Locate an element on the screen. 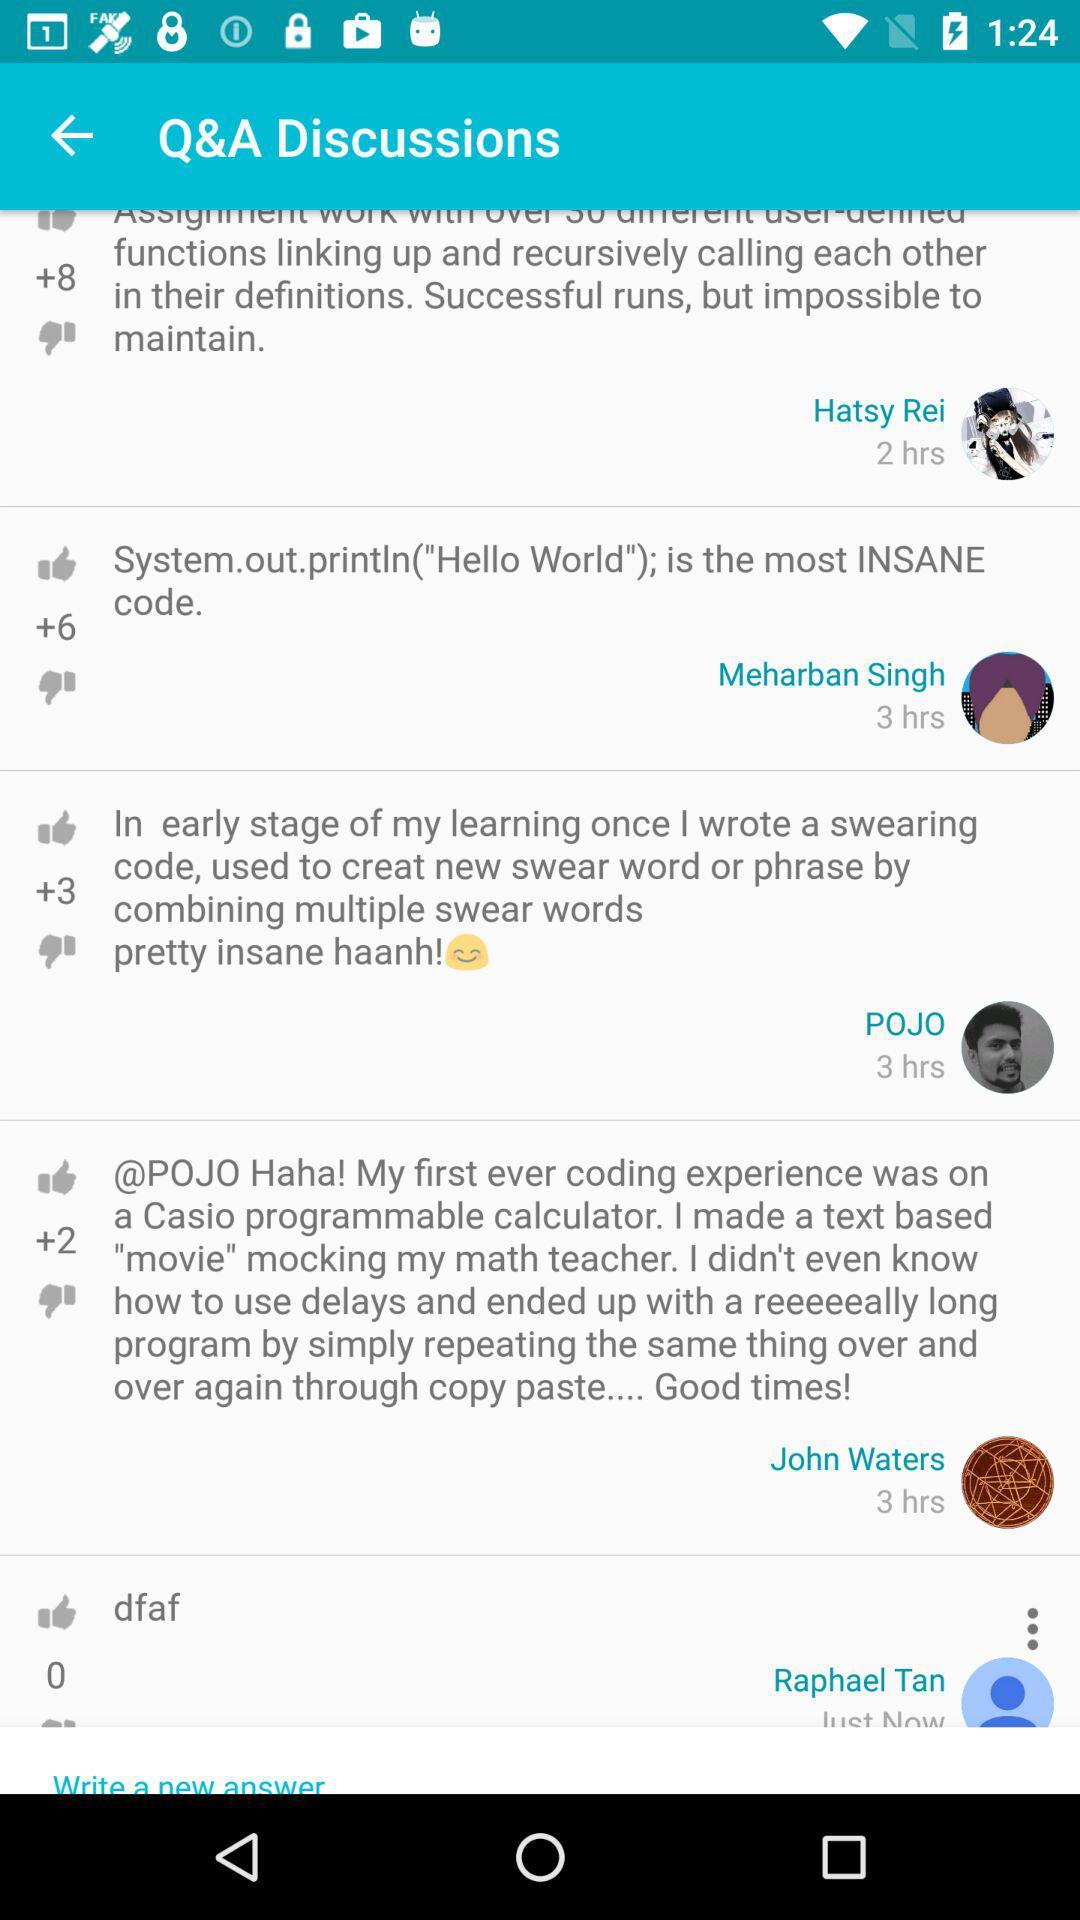  dislike displayed answer is located at coordinates (55, 1735).